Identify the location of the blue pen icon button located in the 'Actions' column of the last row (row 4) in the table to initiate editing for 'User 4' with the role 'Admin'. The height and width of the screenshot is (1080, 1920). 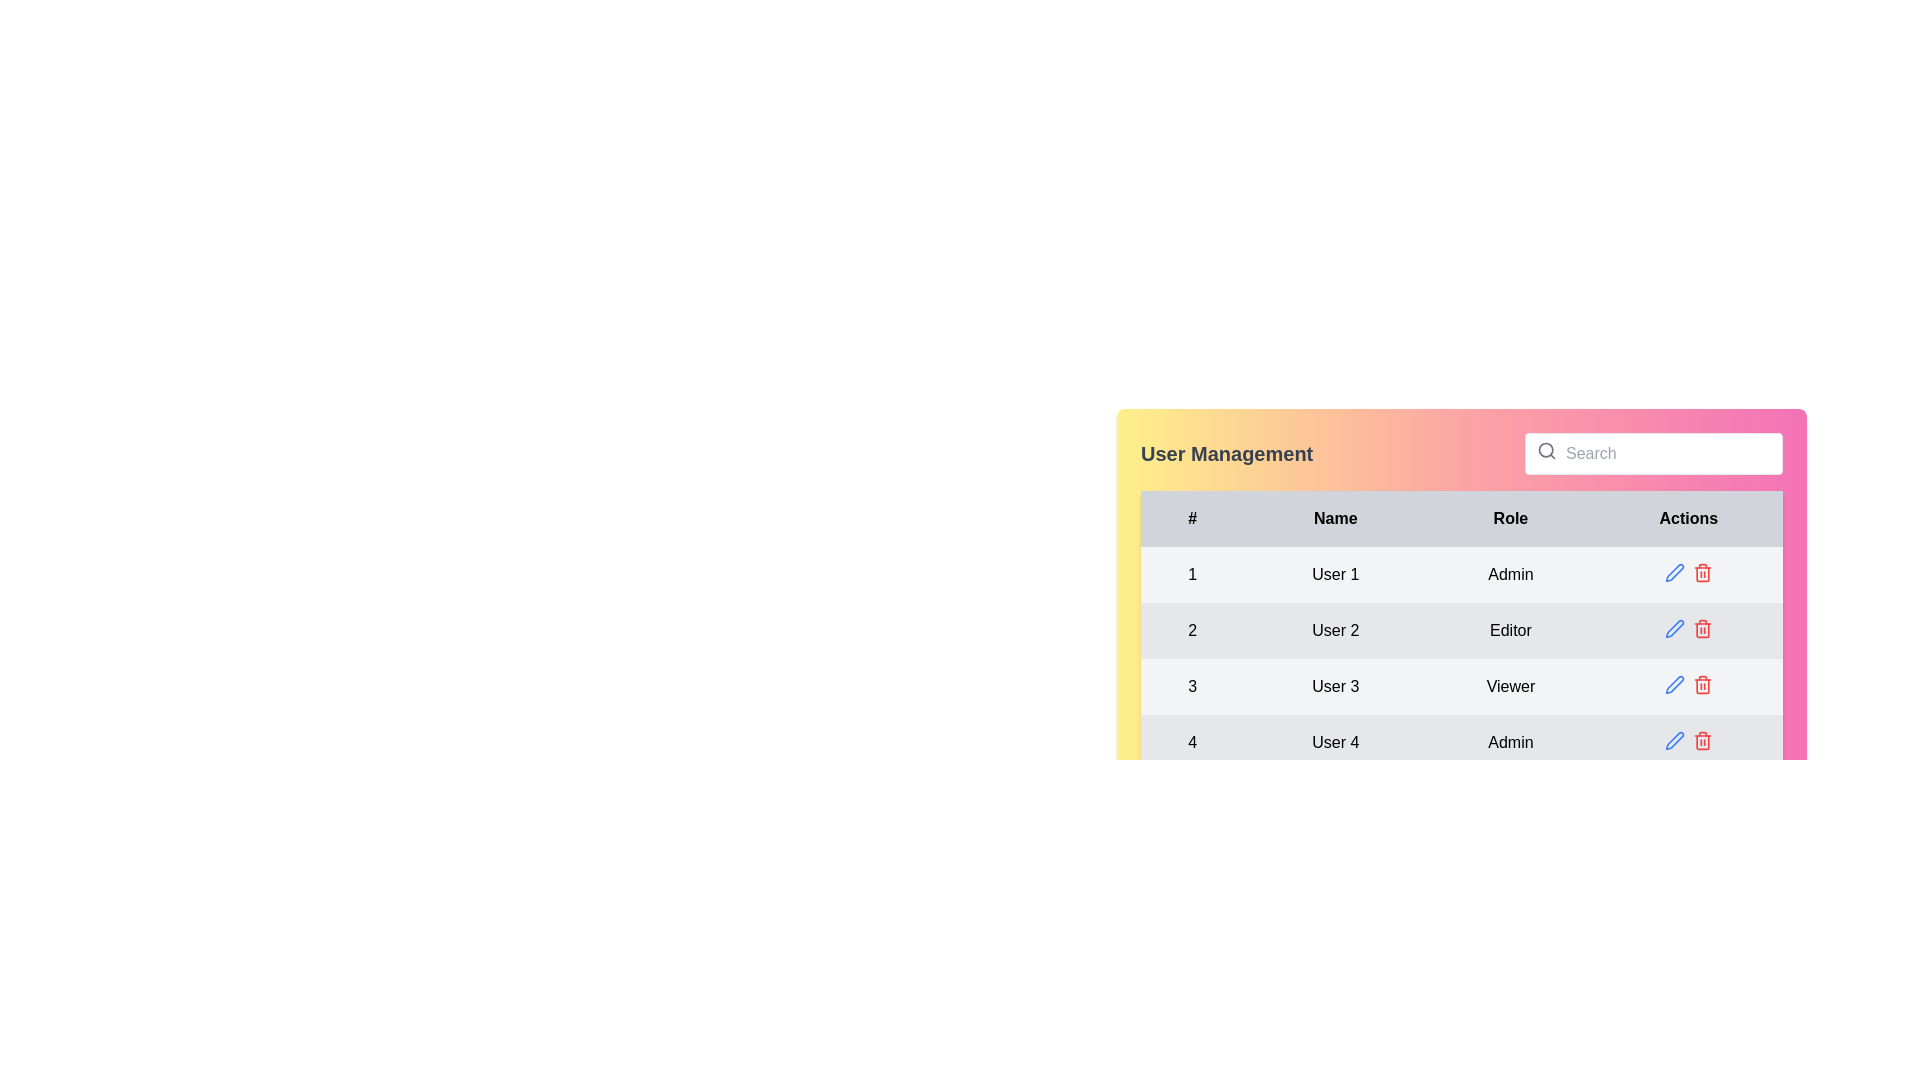
(1674, 740).